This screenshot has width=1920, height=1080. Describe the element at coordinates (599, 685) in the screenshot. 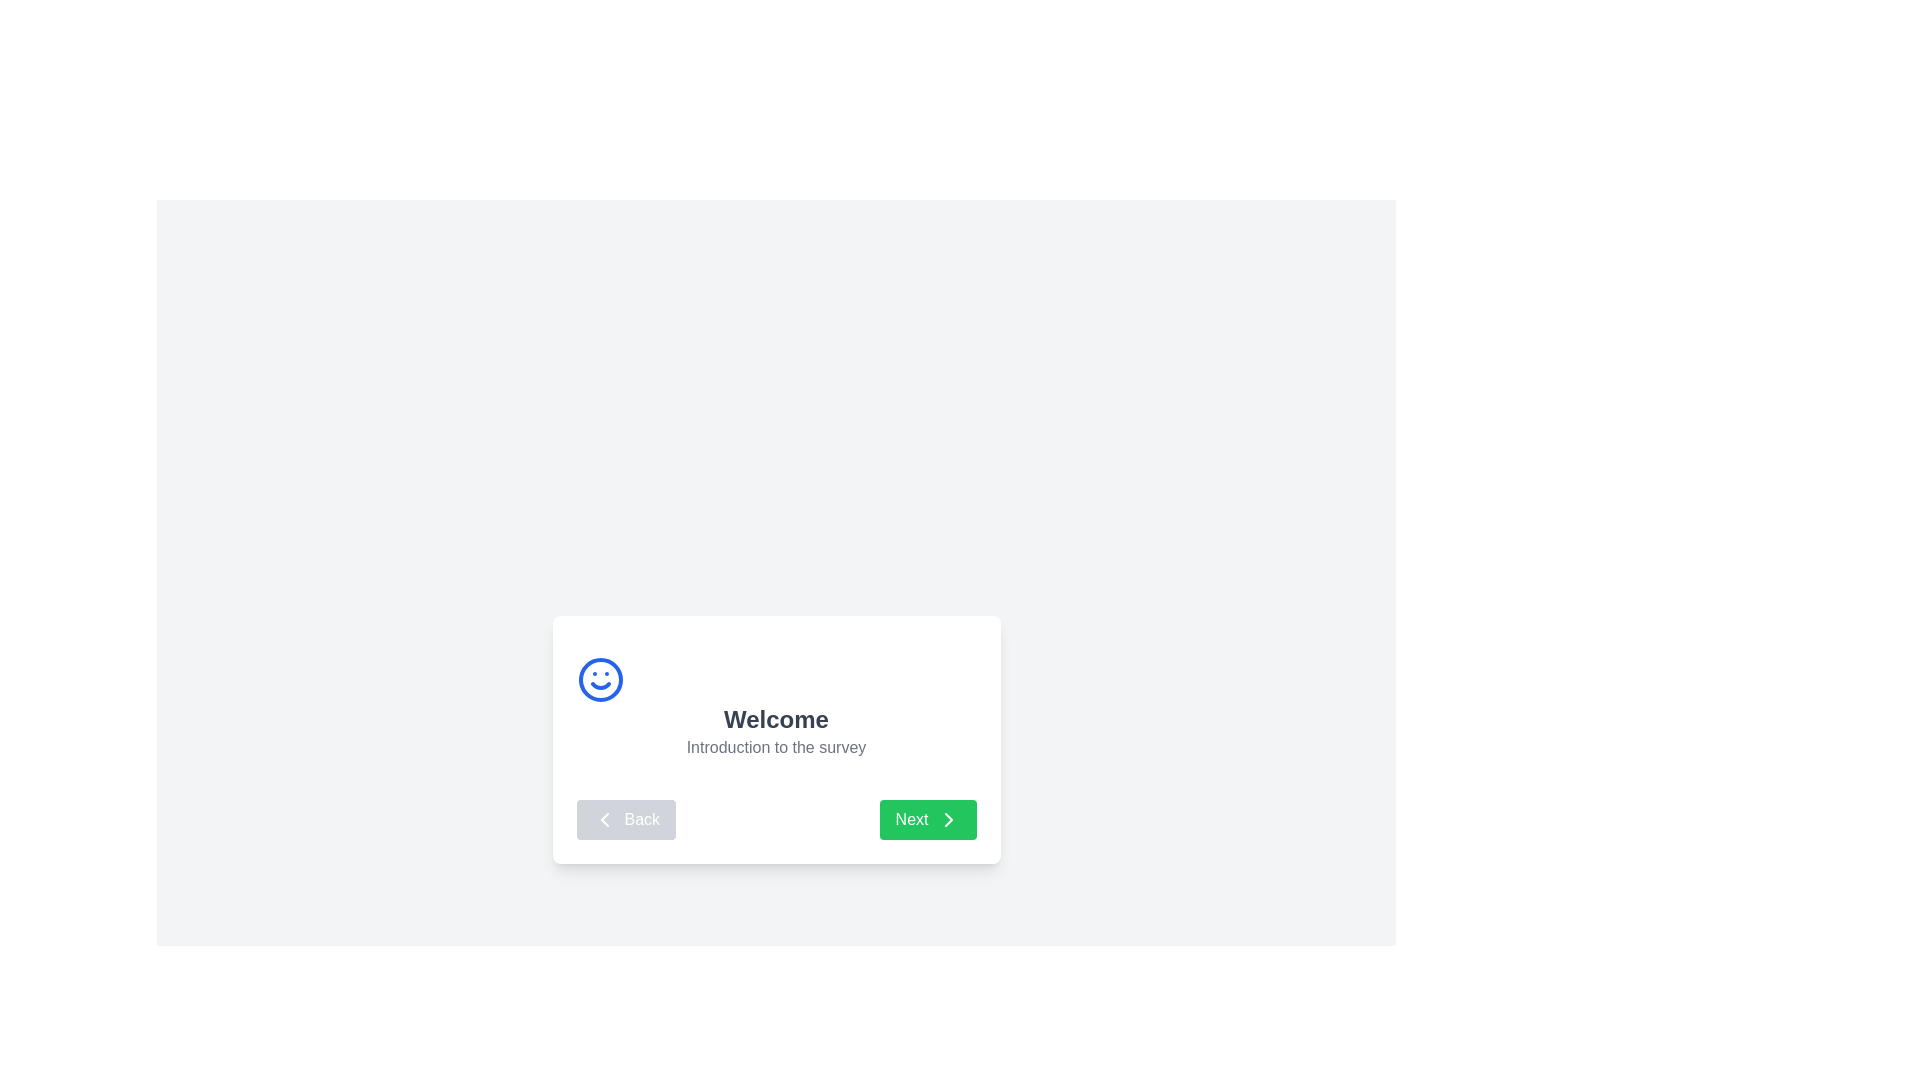

I see `the curved, red line within the SVG graphic that represents a smile in an emoticon, located at the top-left corner of a card interface` at that location.